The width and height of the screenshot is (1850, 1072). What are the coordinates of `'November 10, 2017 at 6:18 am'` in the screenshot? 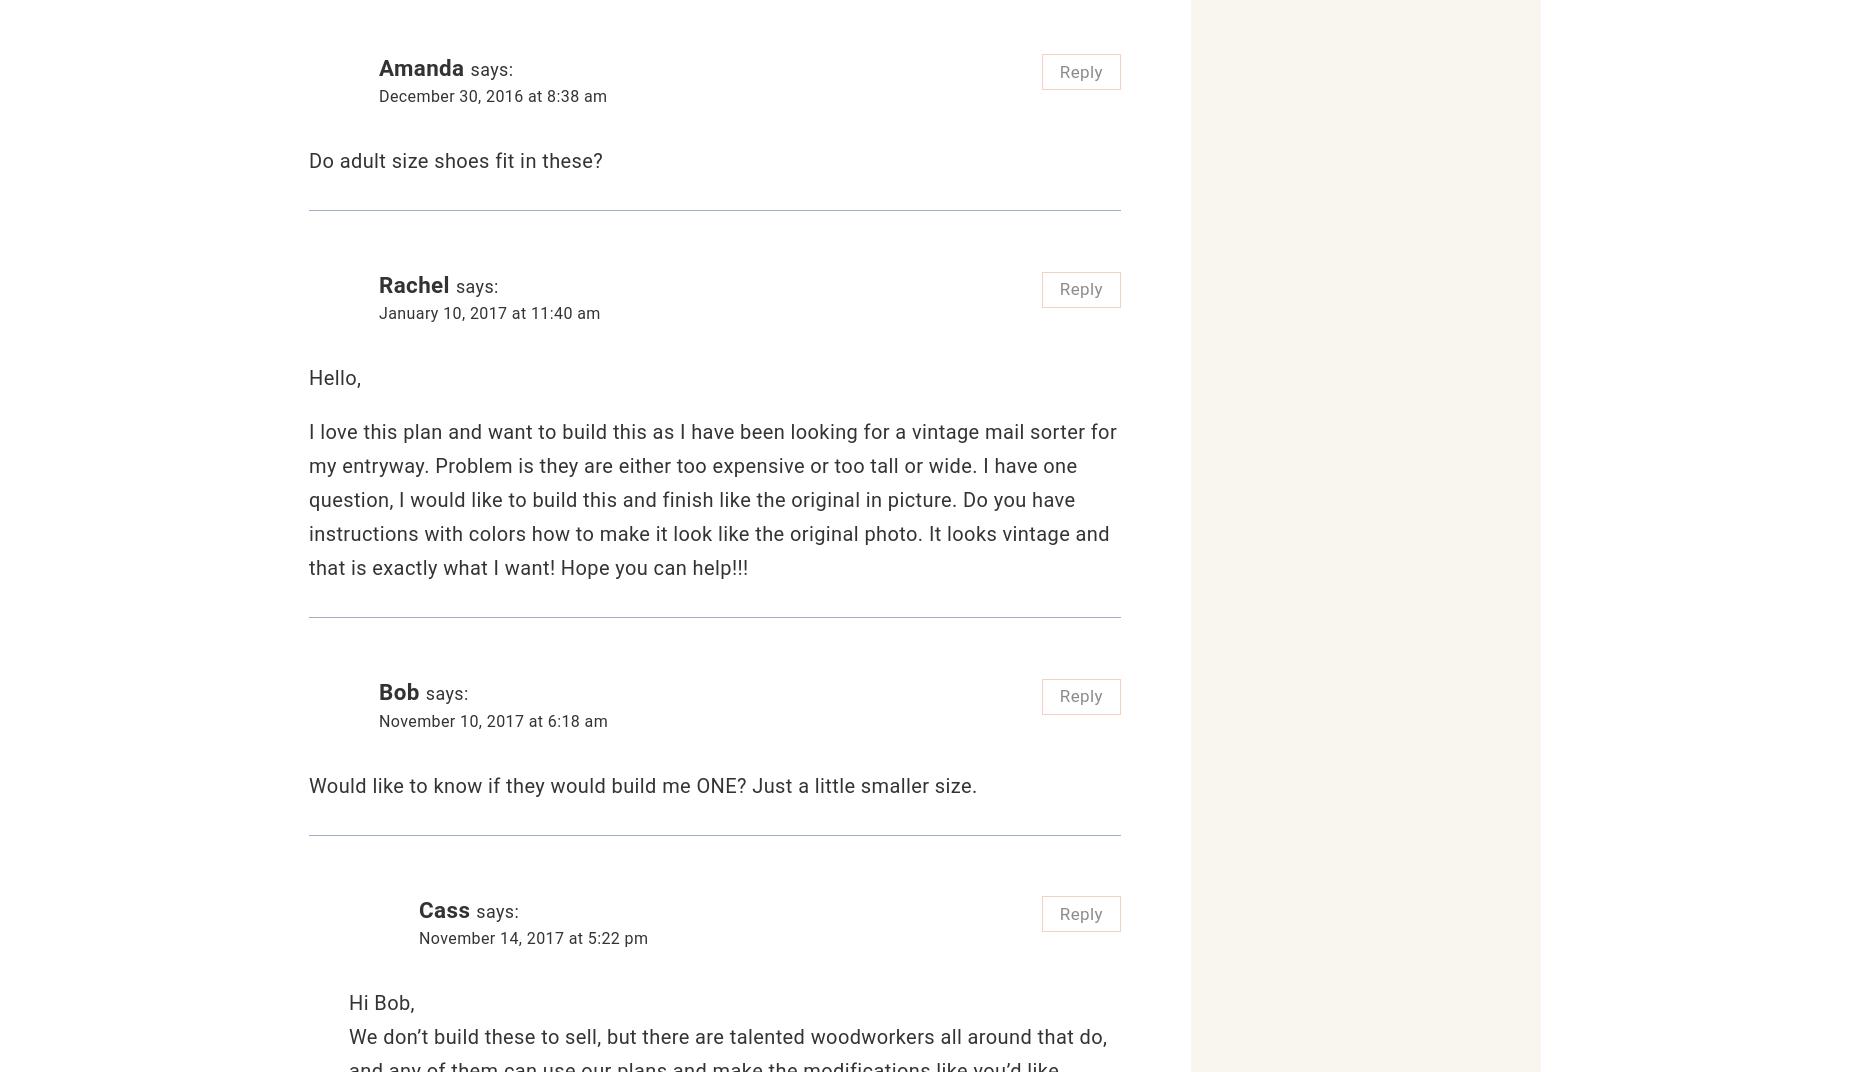 It's located at (493, 719).